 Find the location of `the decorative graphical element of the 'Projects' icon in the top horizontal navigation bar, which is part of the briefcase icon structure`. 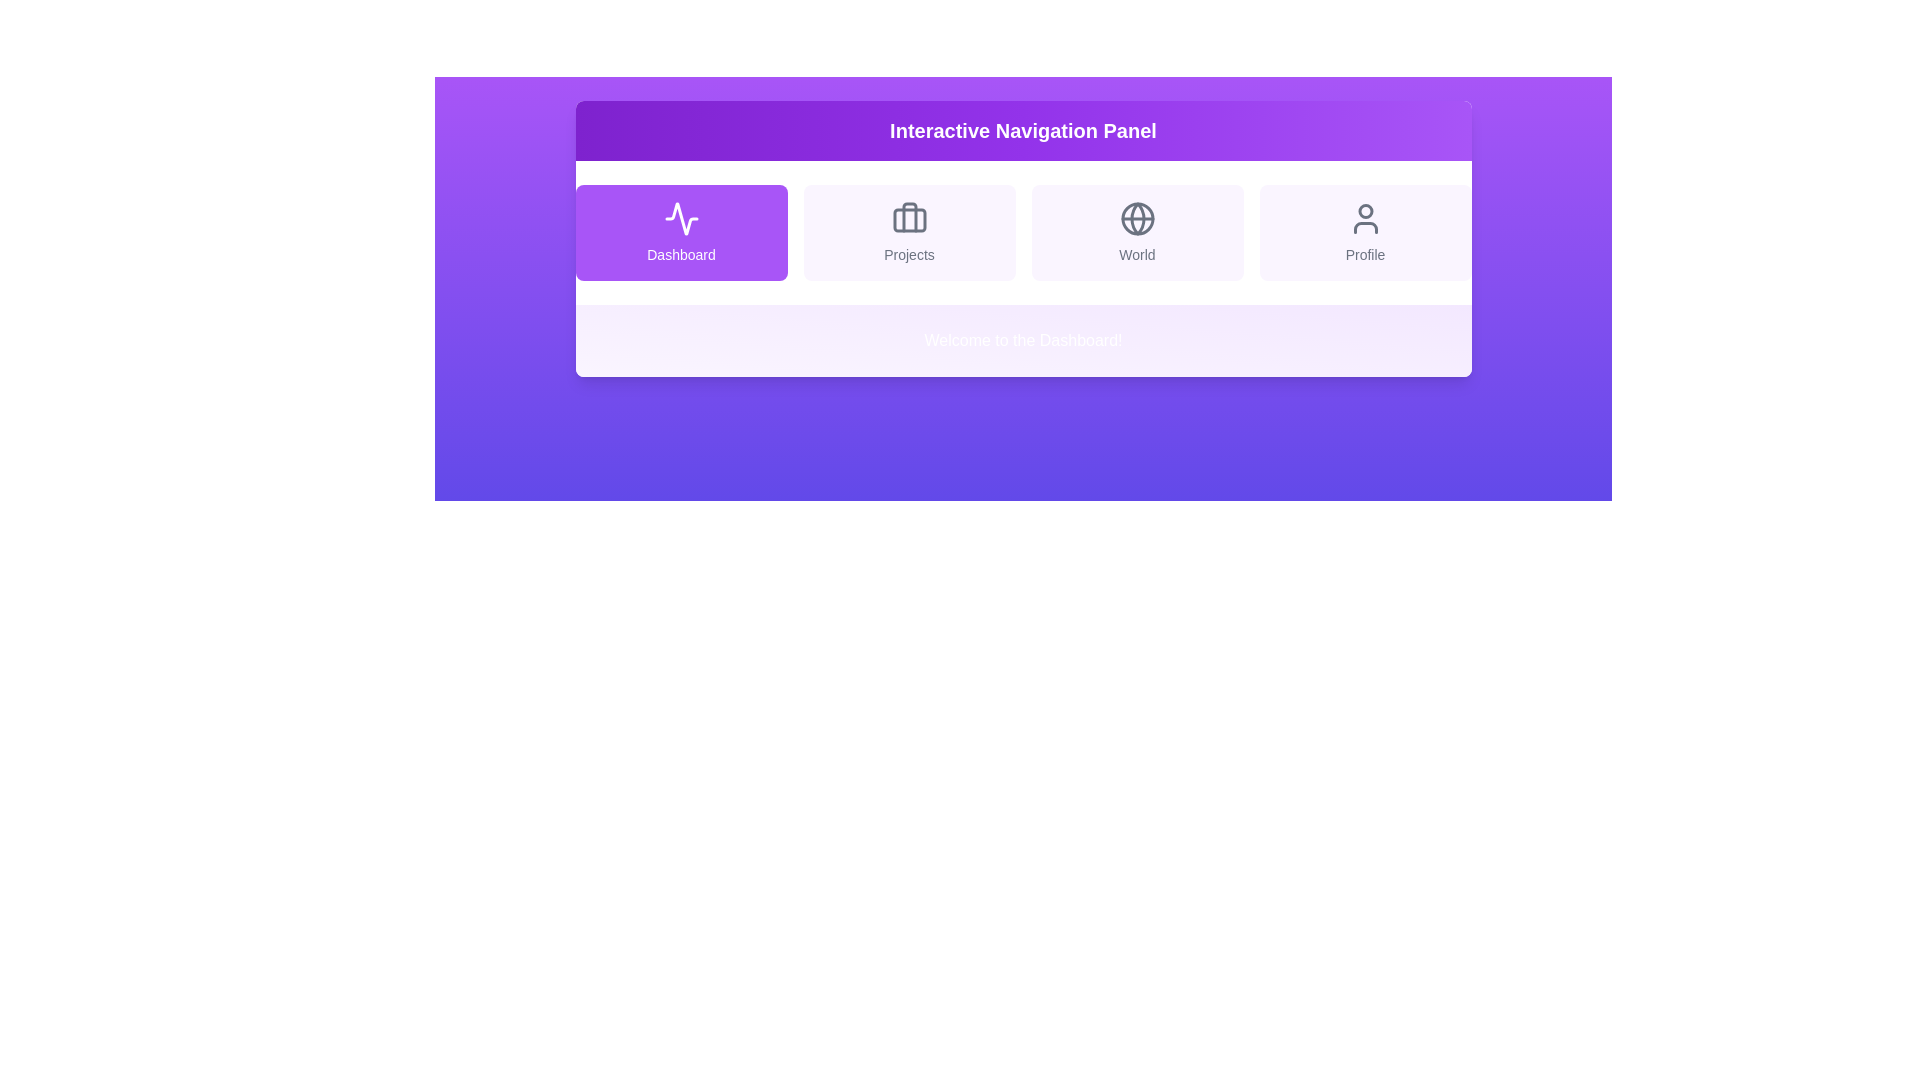

the decorative graphical element of the 'Projects' icon in the top horizontal navigation bar, which is part of the briefcase icon structure is located at coordinates (908, 220).